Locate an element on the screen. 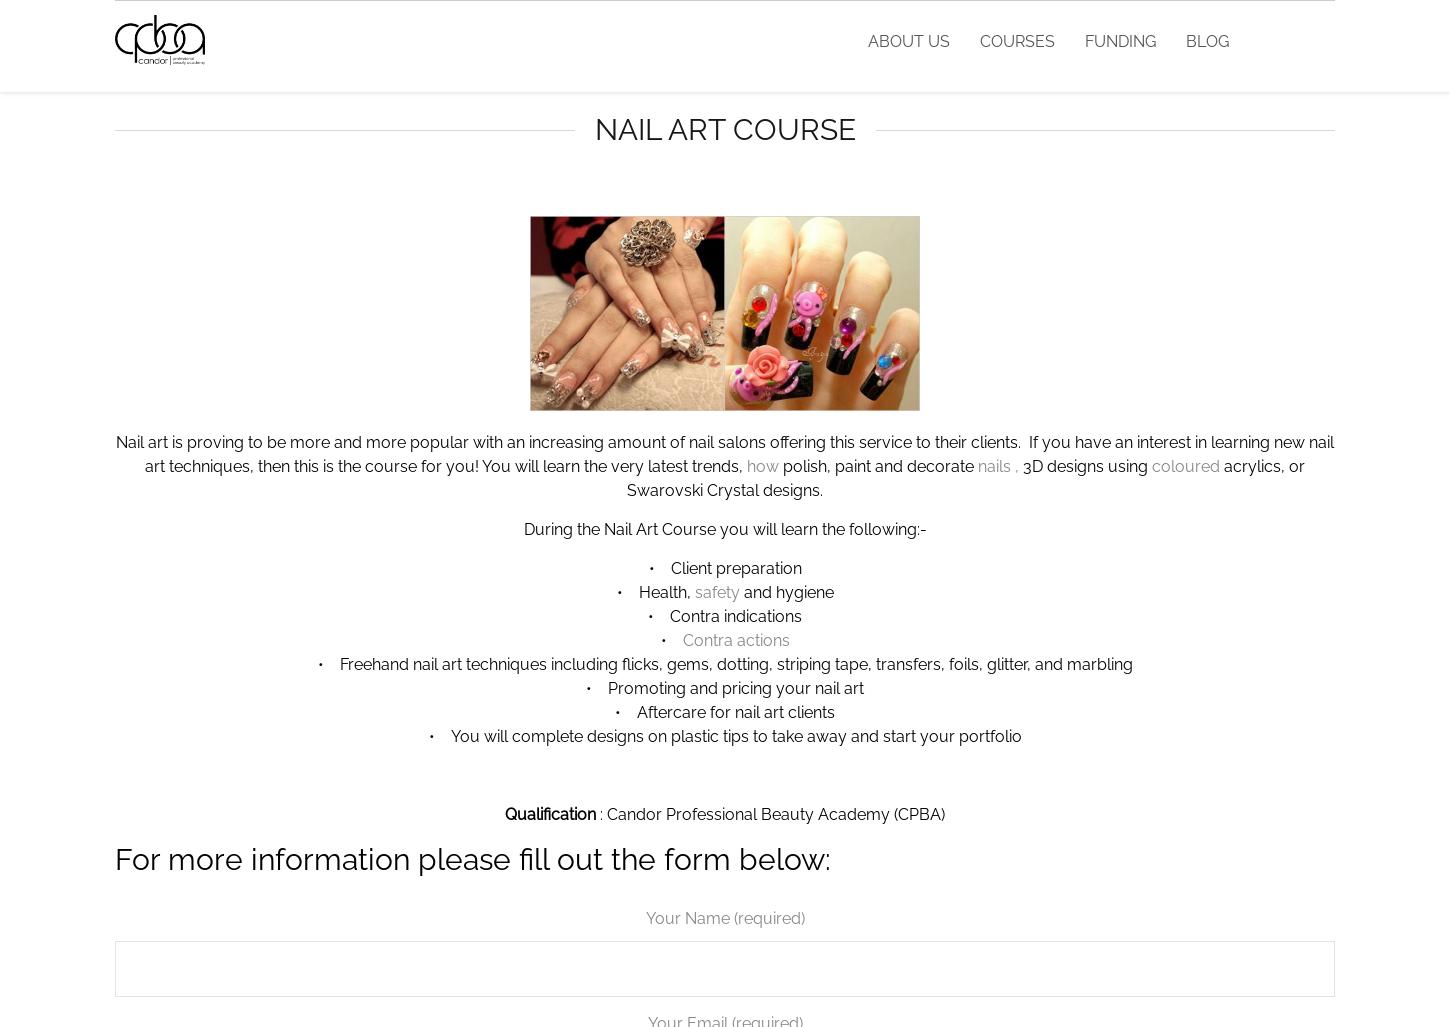  'and hygiene' is located at coordinates (786, 592).